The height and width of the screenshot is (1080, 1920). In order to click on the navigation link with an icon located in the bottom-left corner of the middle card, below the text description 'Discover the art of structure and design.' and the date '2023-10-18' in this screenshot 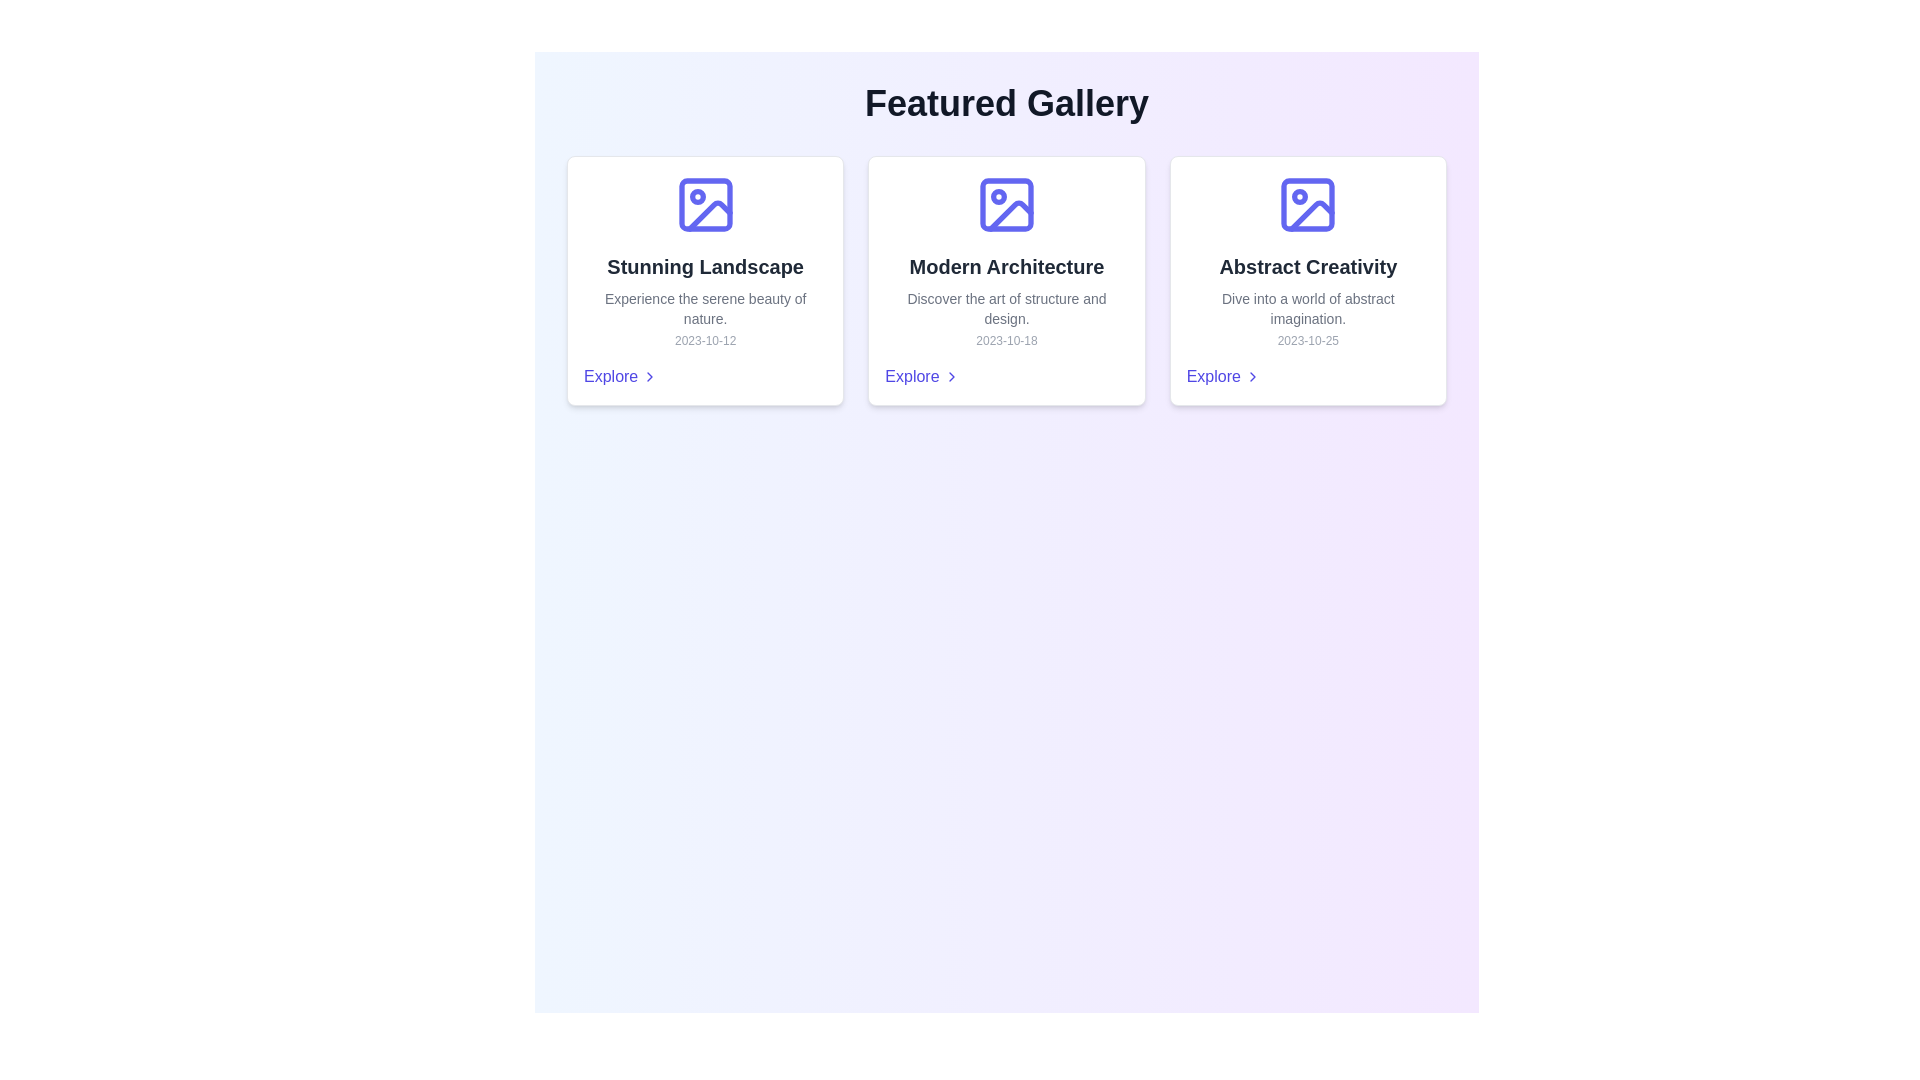, I will do `click(920, 377)`.